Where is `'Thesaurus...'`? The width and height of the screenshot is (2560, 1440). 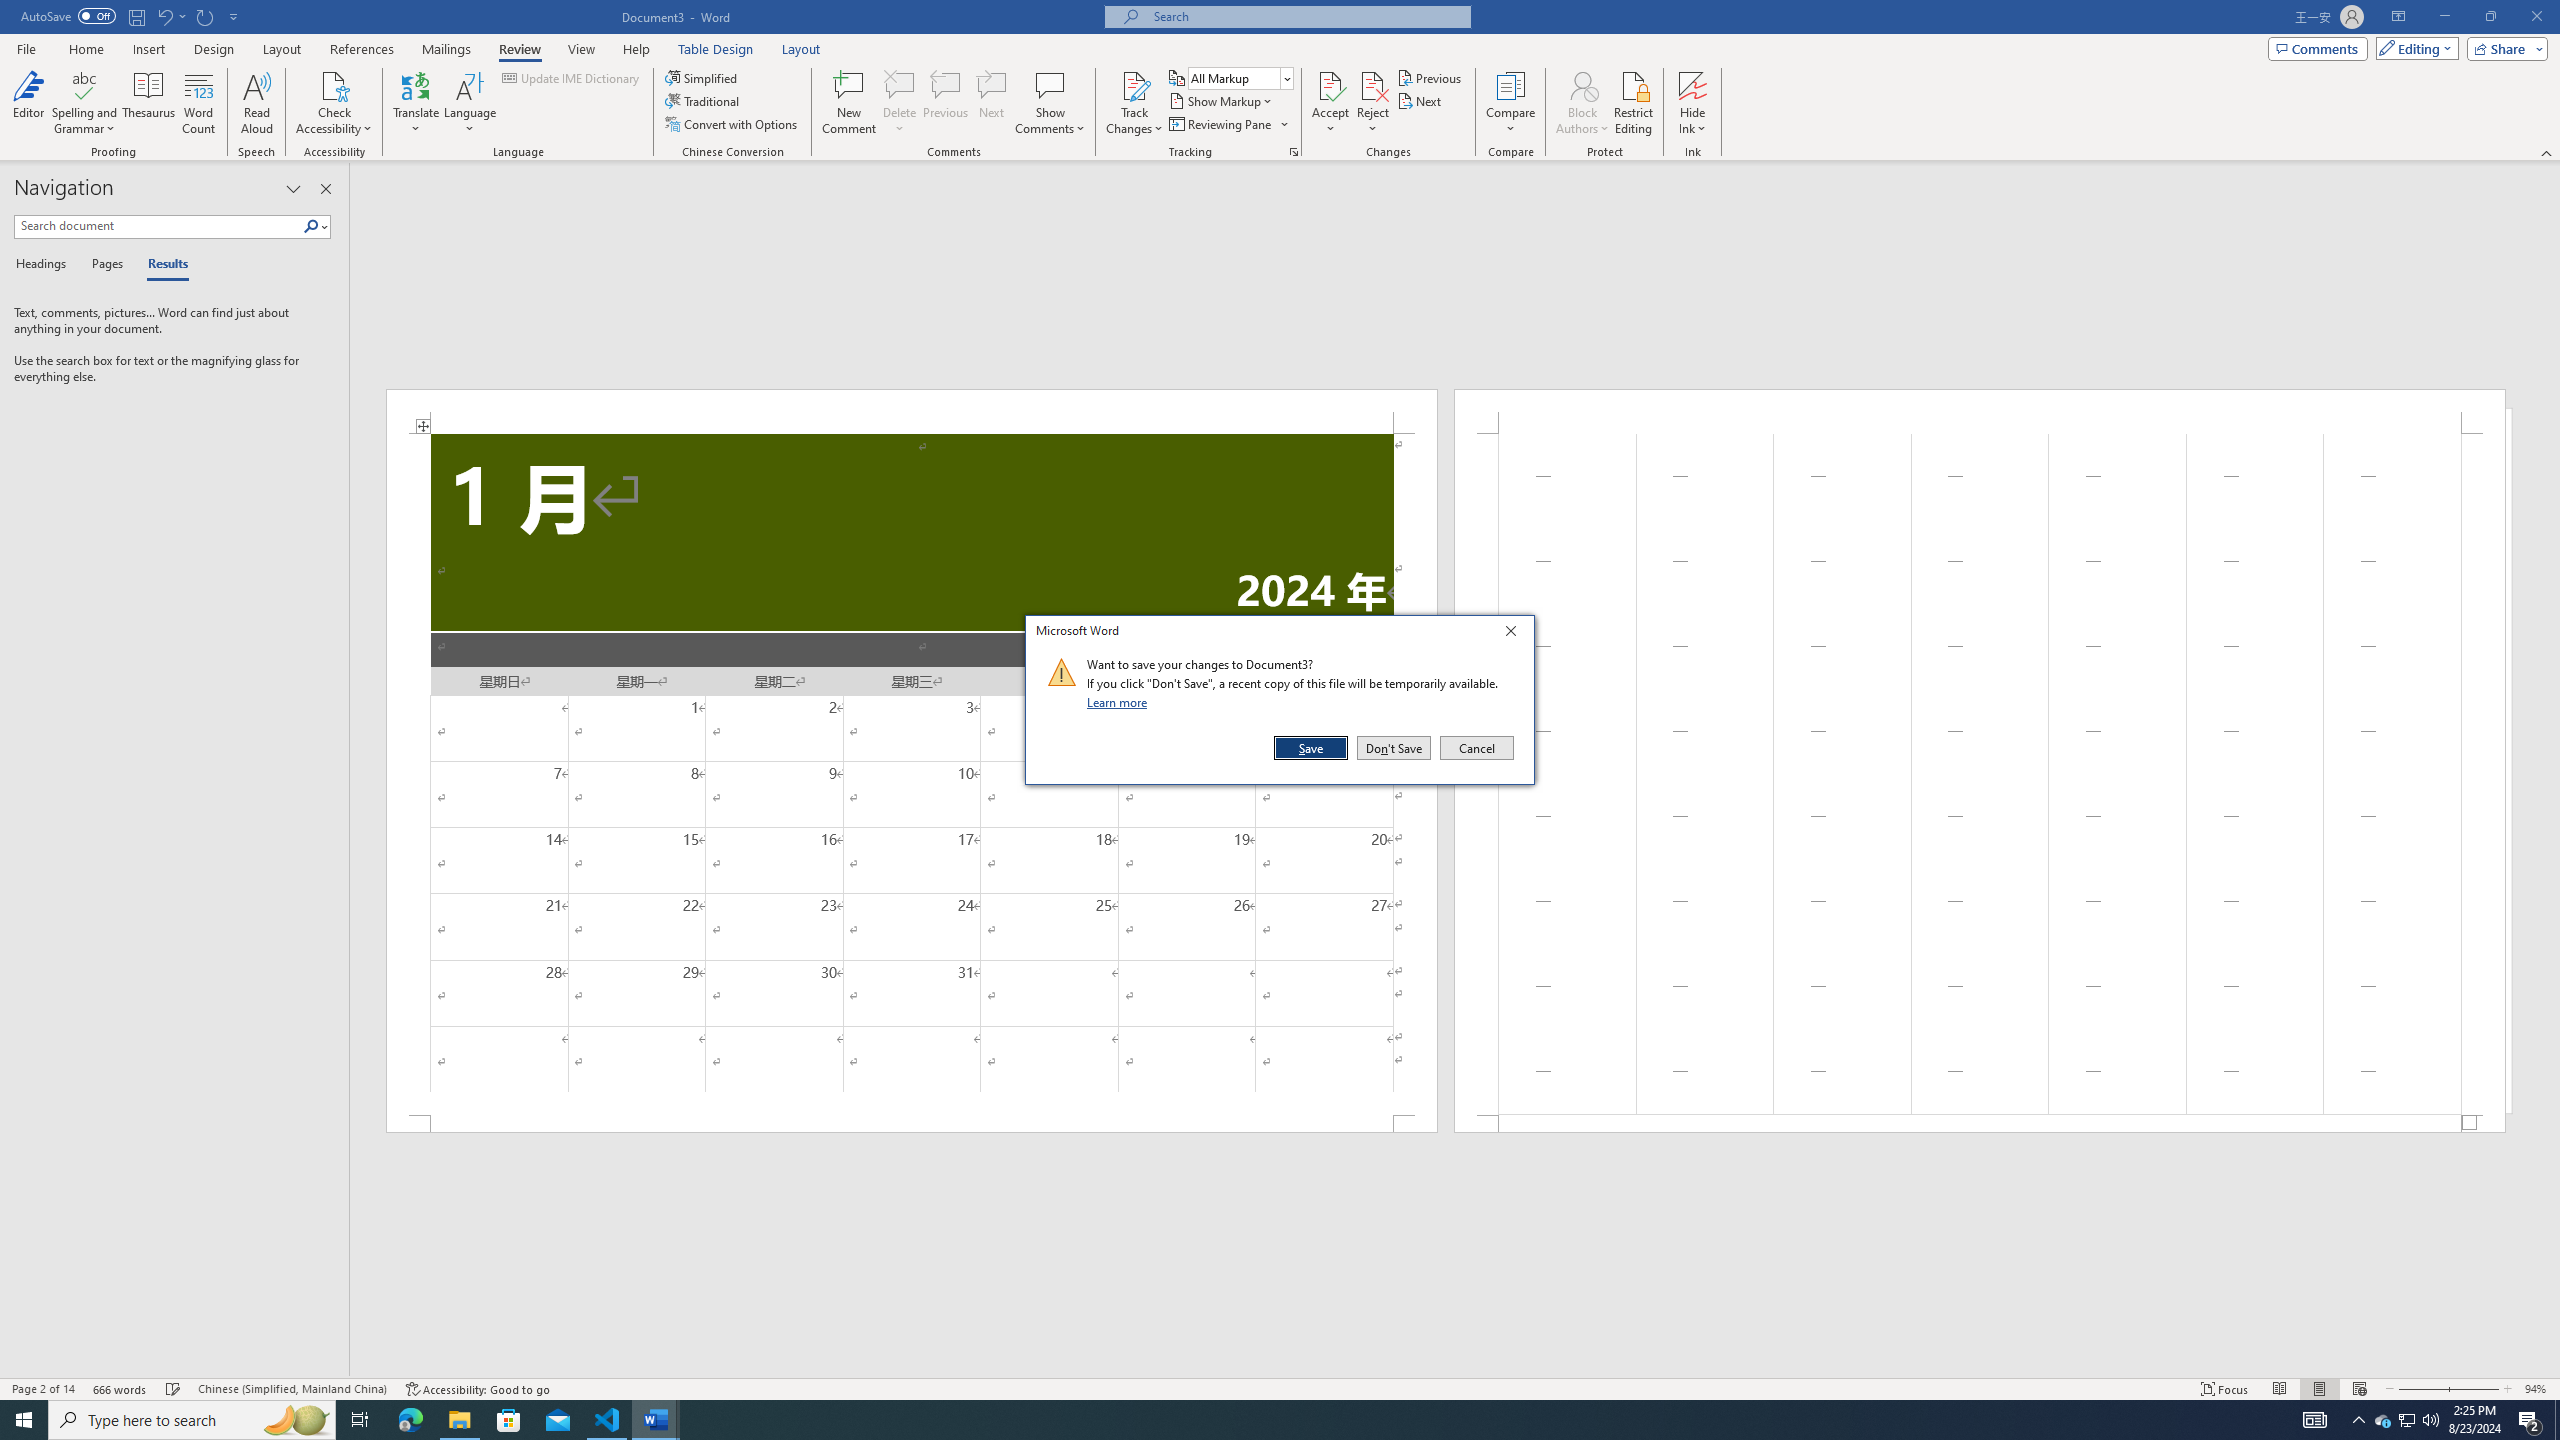
'Thesaurus...' is located at coordinates (148, 103).